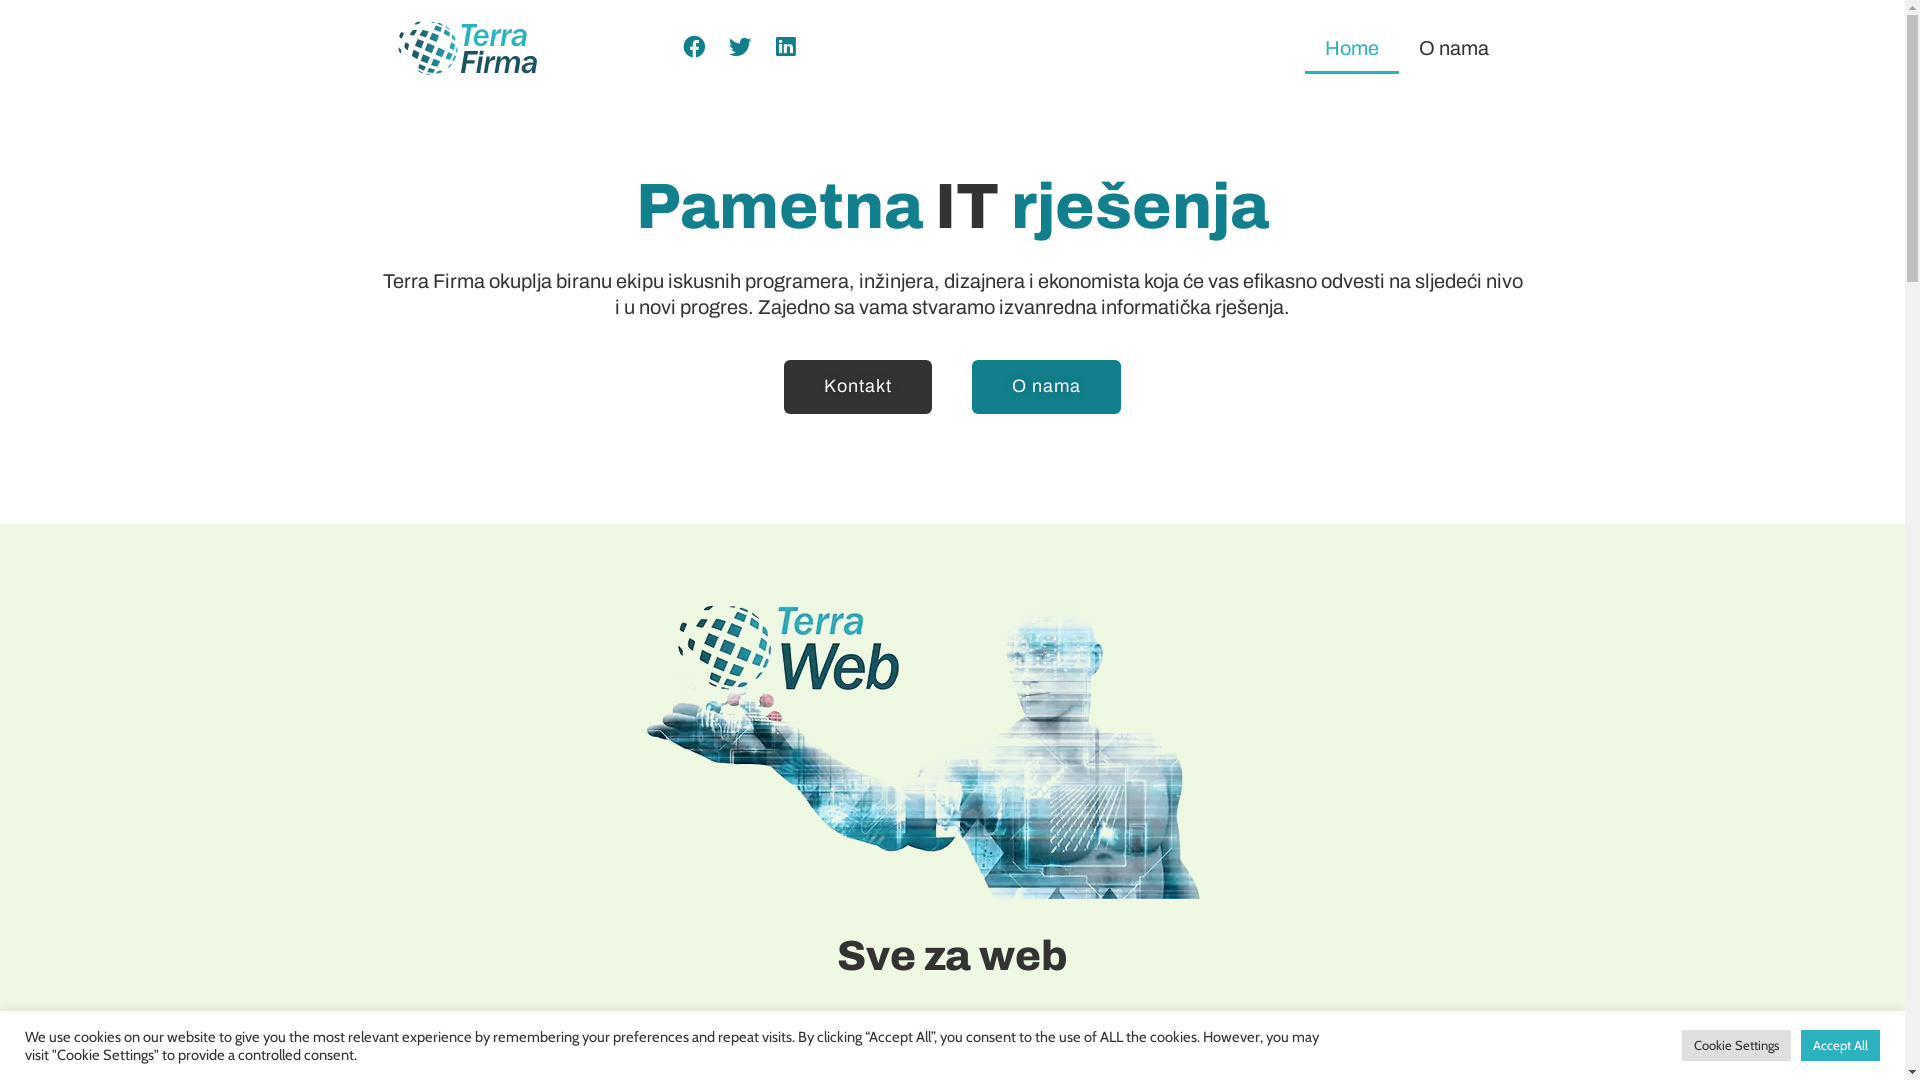 This screenshot has height=1080, width=1920. I want to click on 'O nama', so click(1454, 46).